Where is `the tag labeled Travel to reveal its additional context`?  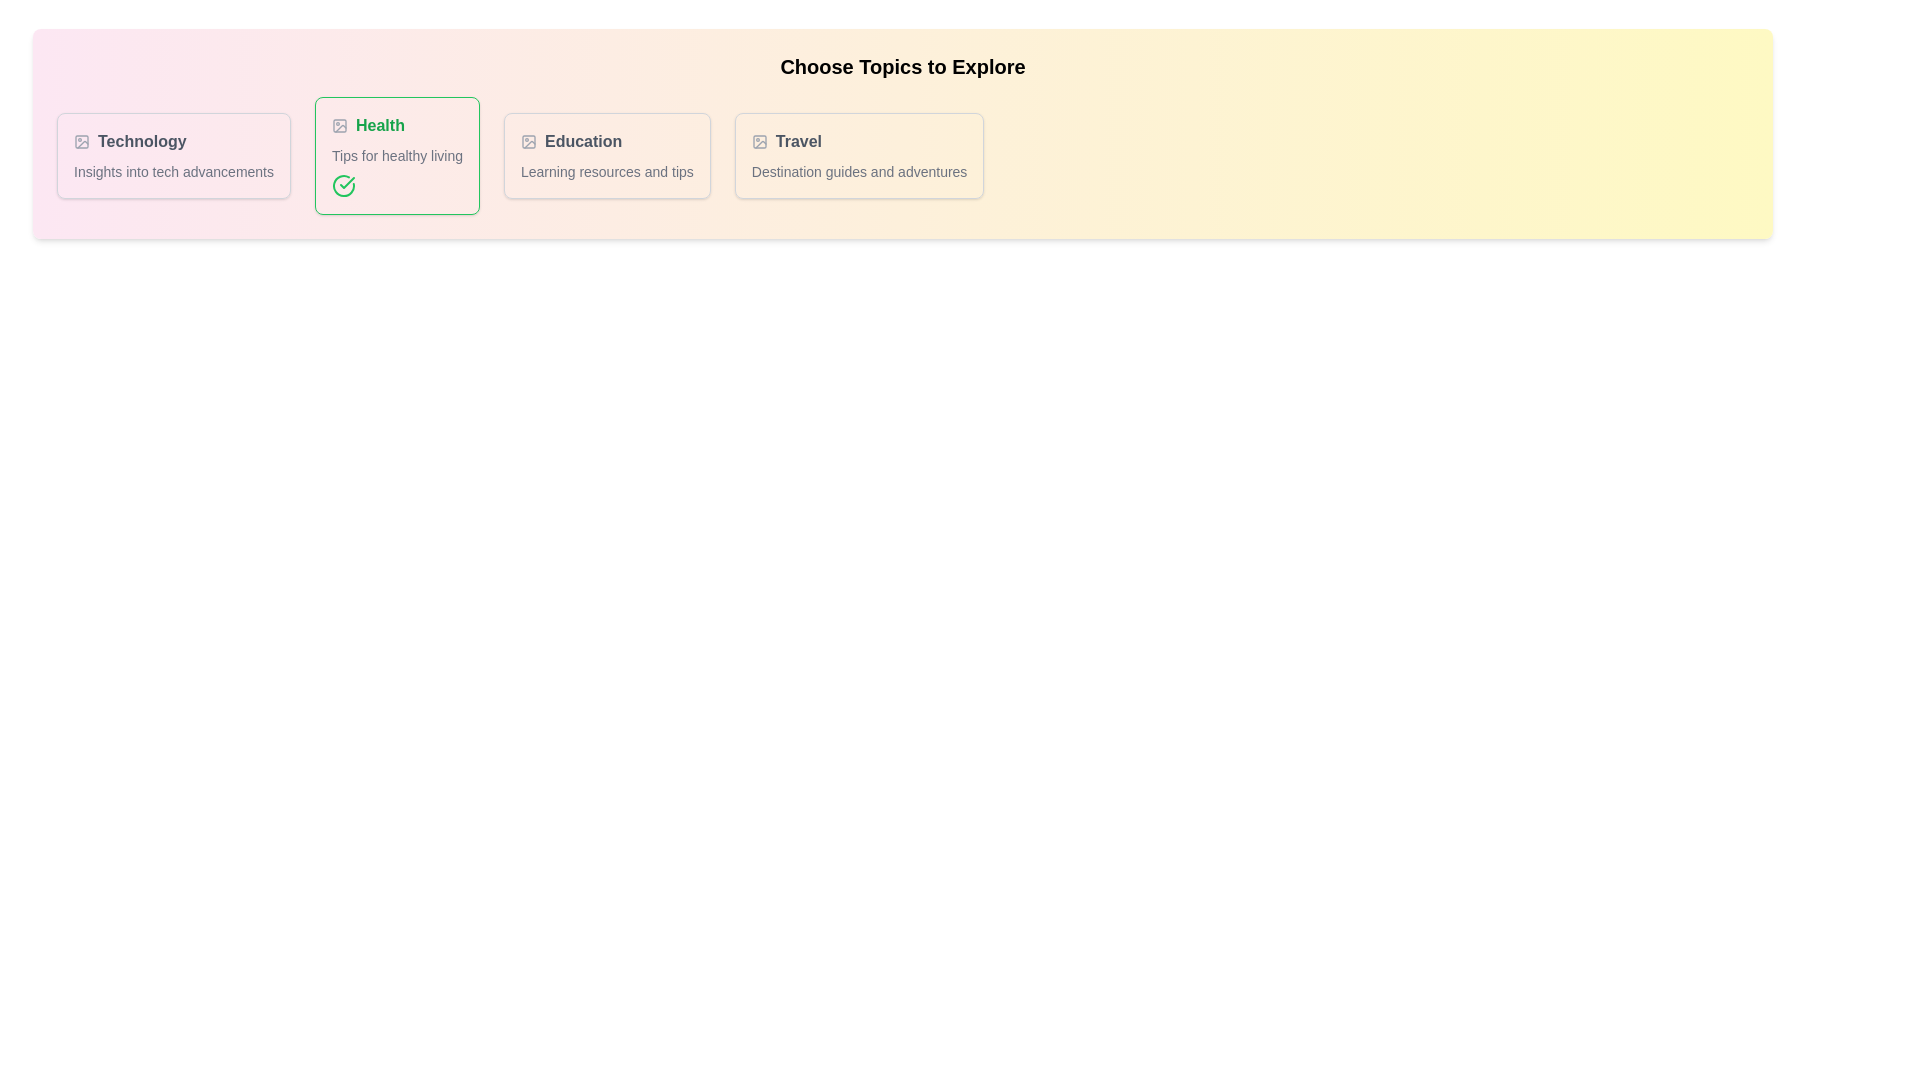
the tag labeled Travel to reveal its additional context is located at coordinates (859, 141).